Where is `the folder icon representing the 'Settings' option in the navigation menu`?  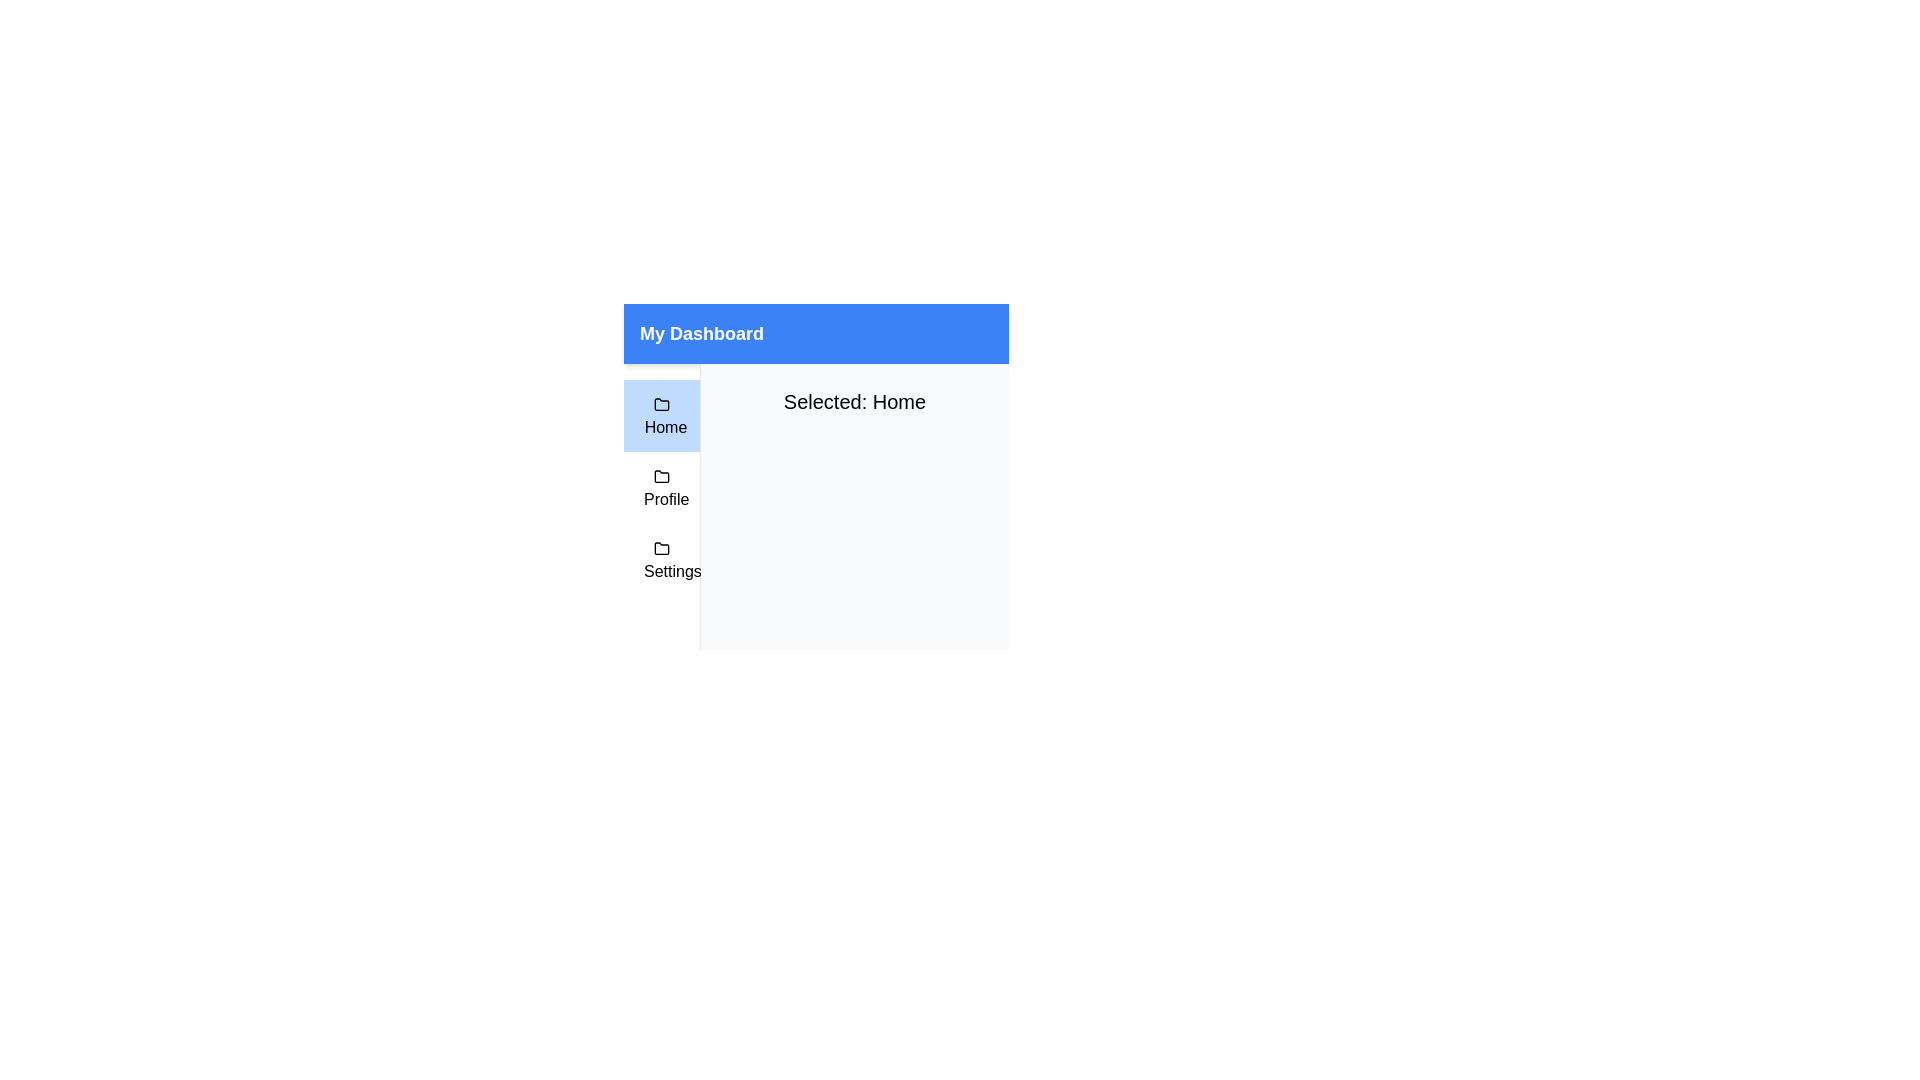 the folder icon representing the 'Settings' option in the navigation menu is located at coordinates (662, 547).